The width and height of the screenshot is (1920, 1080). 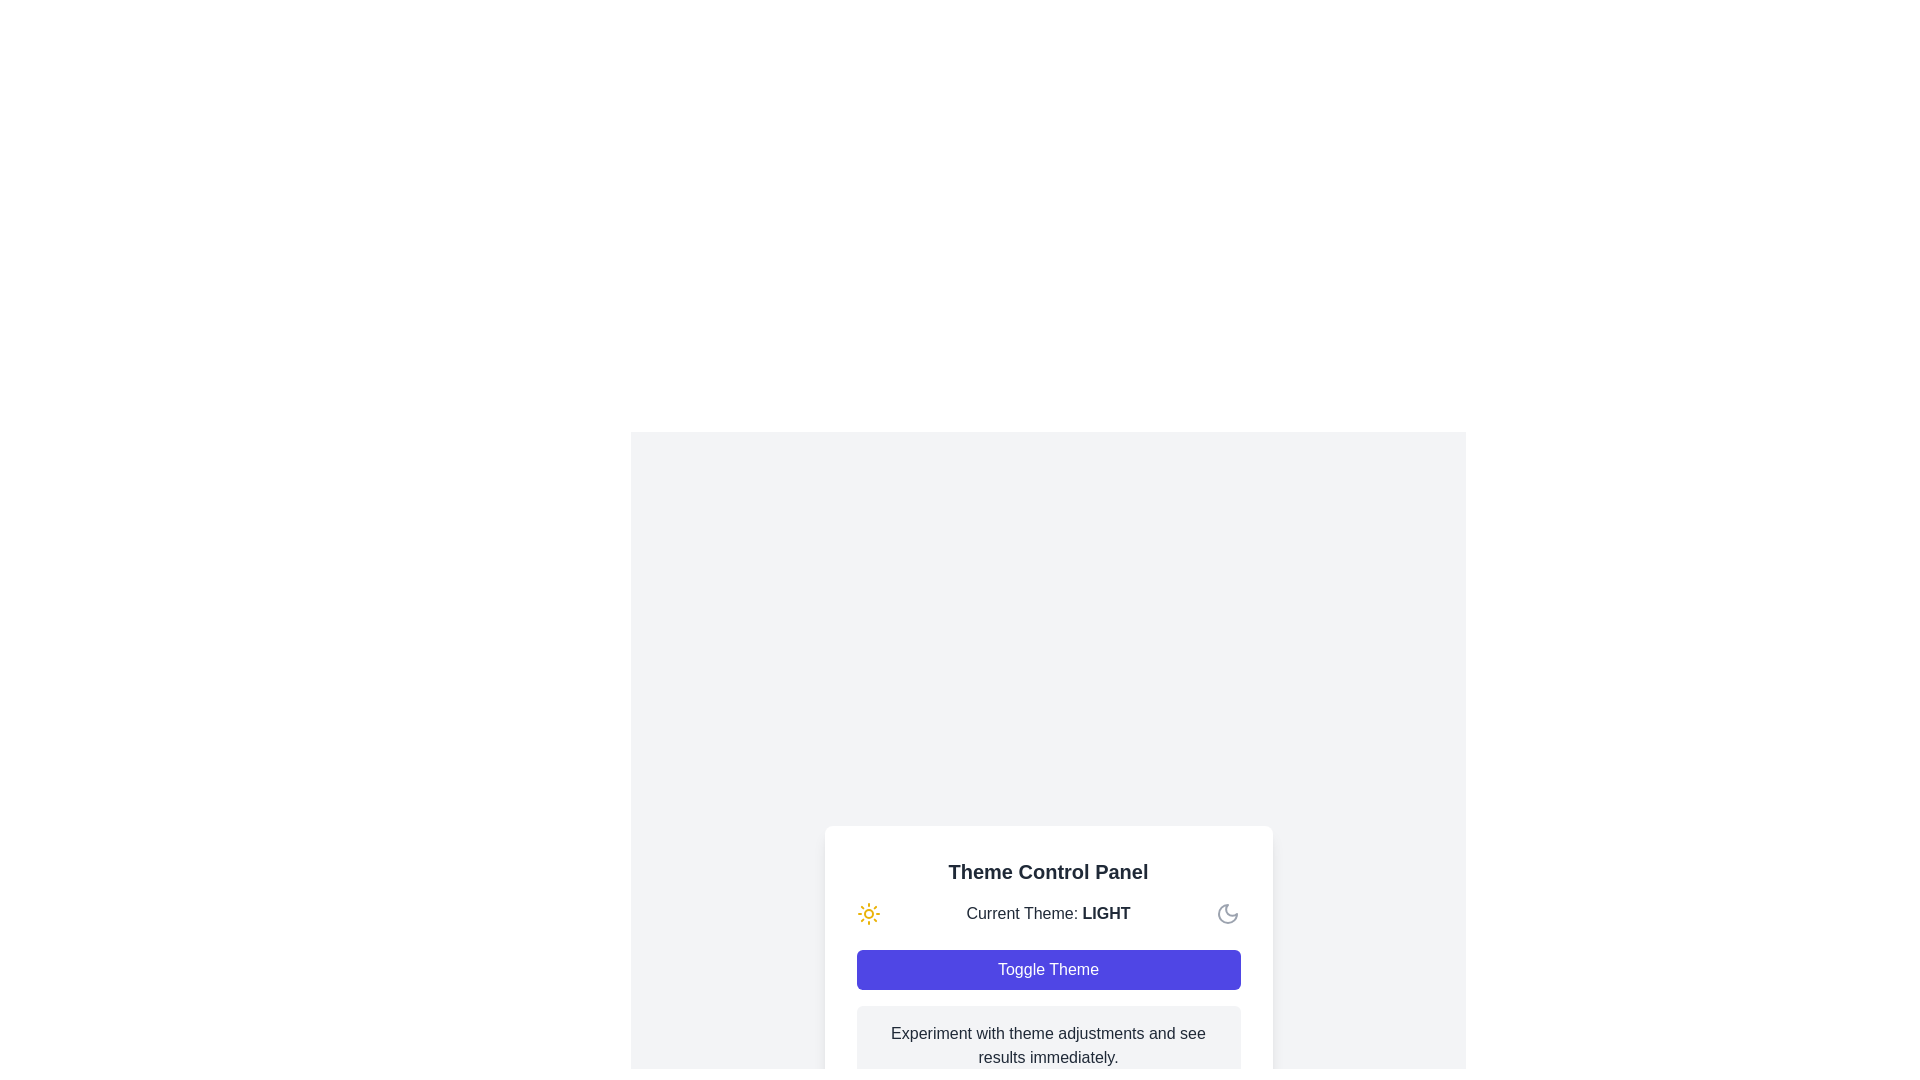 I want to click on the informational label indicating the current theme selected, which displays 'LIGHT' and is located in the middle of the 'Theme Control Panel' above the 'Toggle Theme' button, so click(x=1047, y=914).